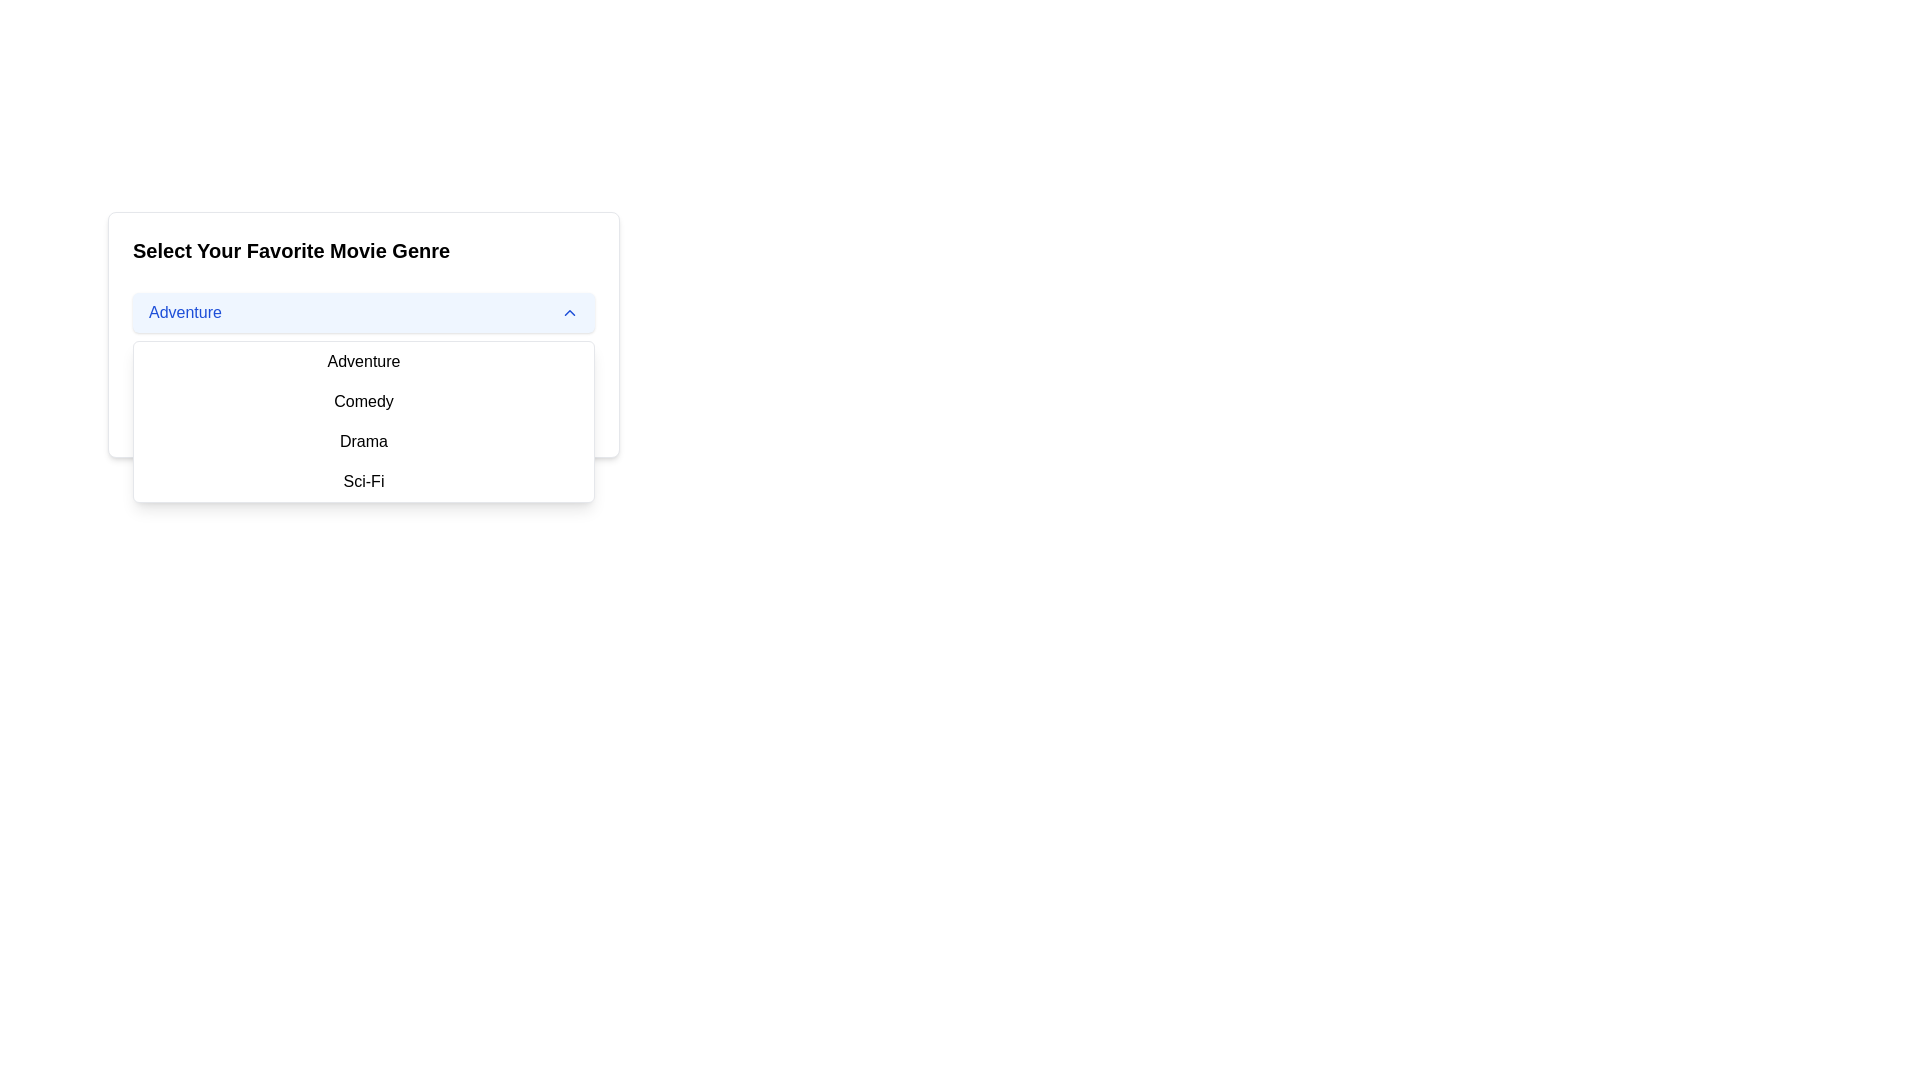  I want to click on the 'Adventure' option in the dropdown menu, so click(364, 362).